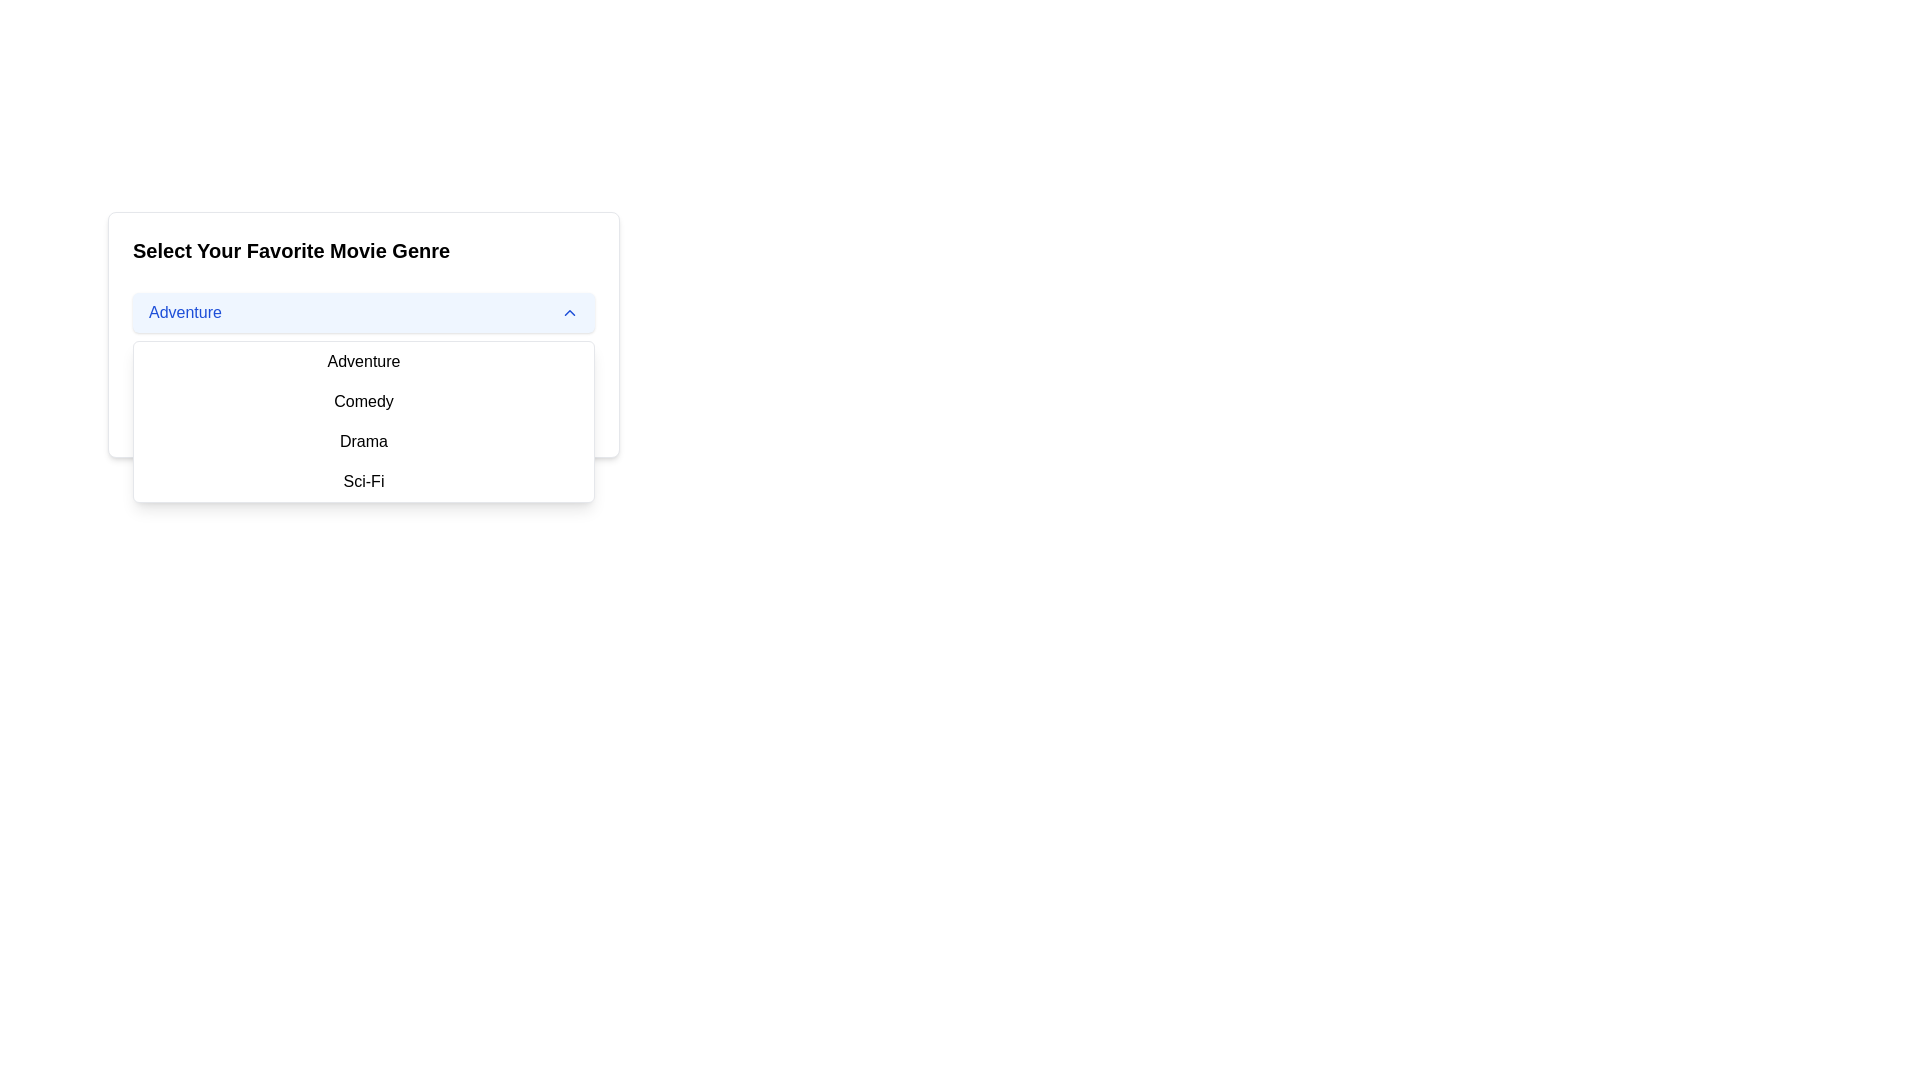  I want to click on the 'Adventure' option in the dropdown menu, so click(364, 362).